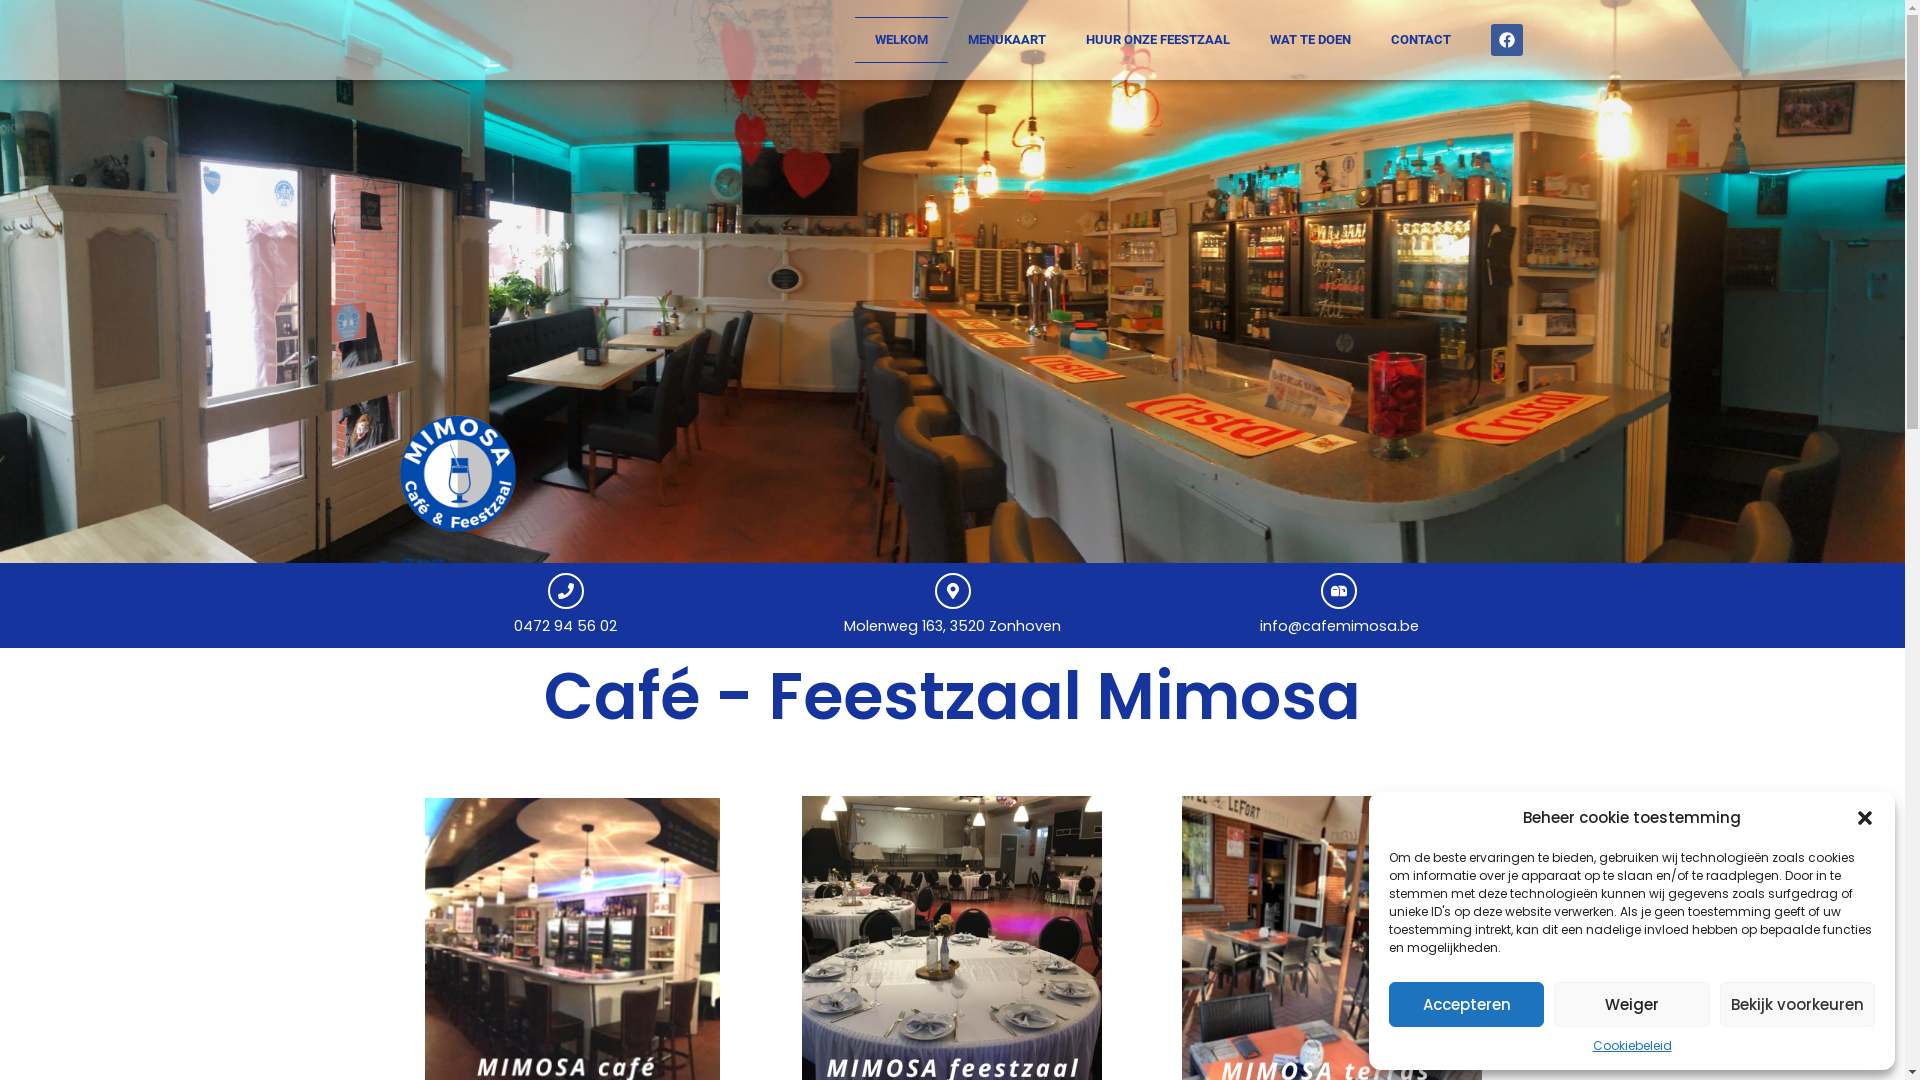 Image resolution: width=1920 pixels, height=1080 pixels. What do you see at coordinates (899, 39) in the screenshot?
I see `'WELKOM'` at bounding box center [899, 39].